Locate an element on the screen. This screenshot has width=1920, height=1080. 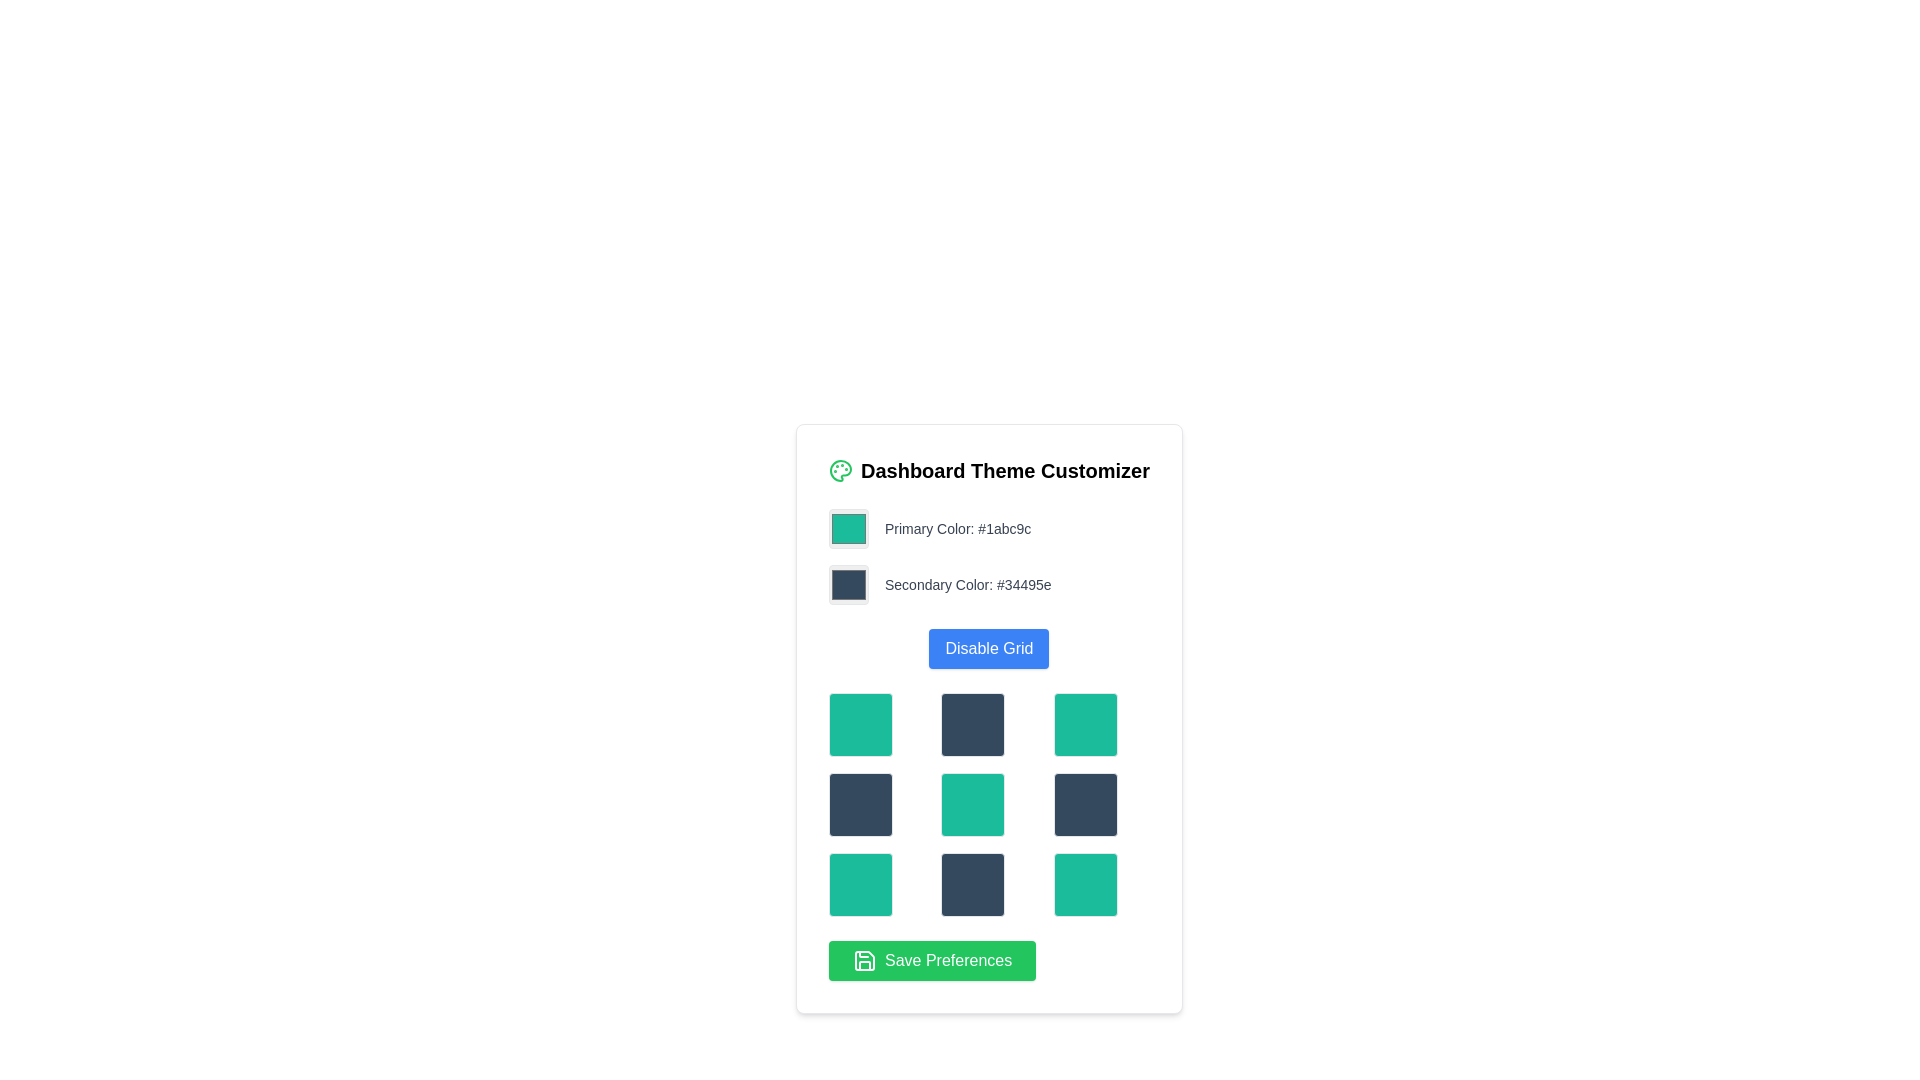
the selectable grid item located in the last row and first column of the grid layout is located at coordinates (860, 883).